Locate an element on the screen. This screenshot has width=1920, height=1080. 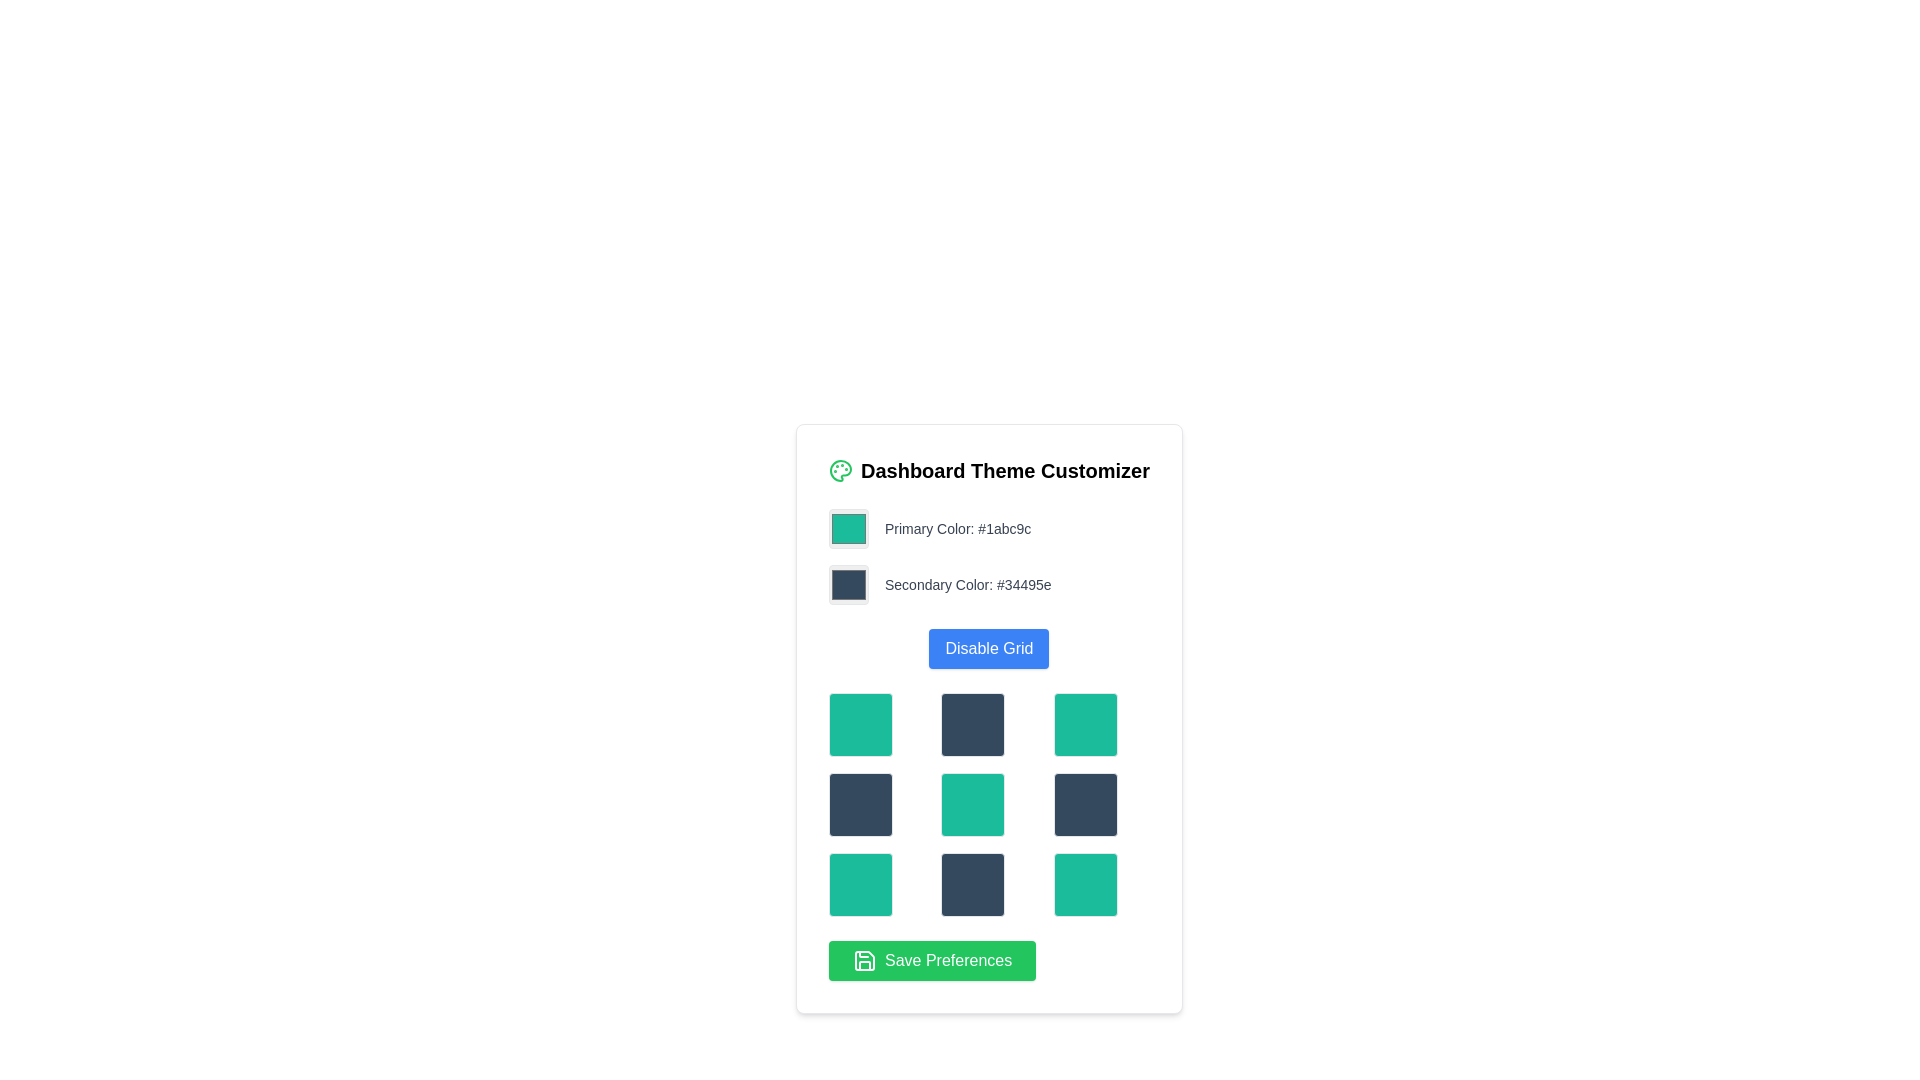
the selectable grid item located in the last row and first column of the grid layout is located at coordinates (860, 883).